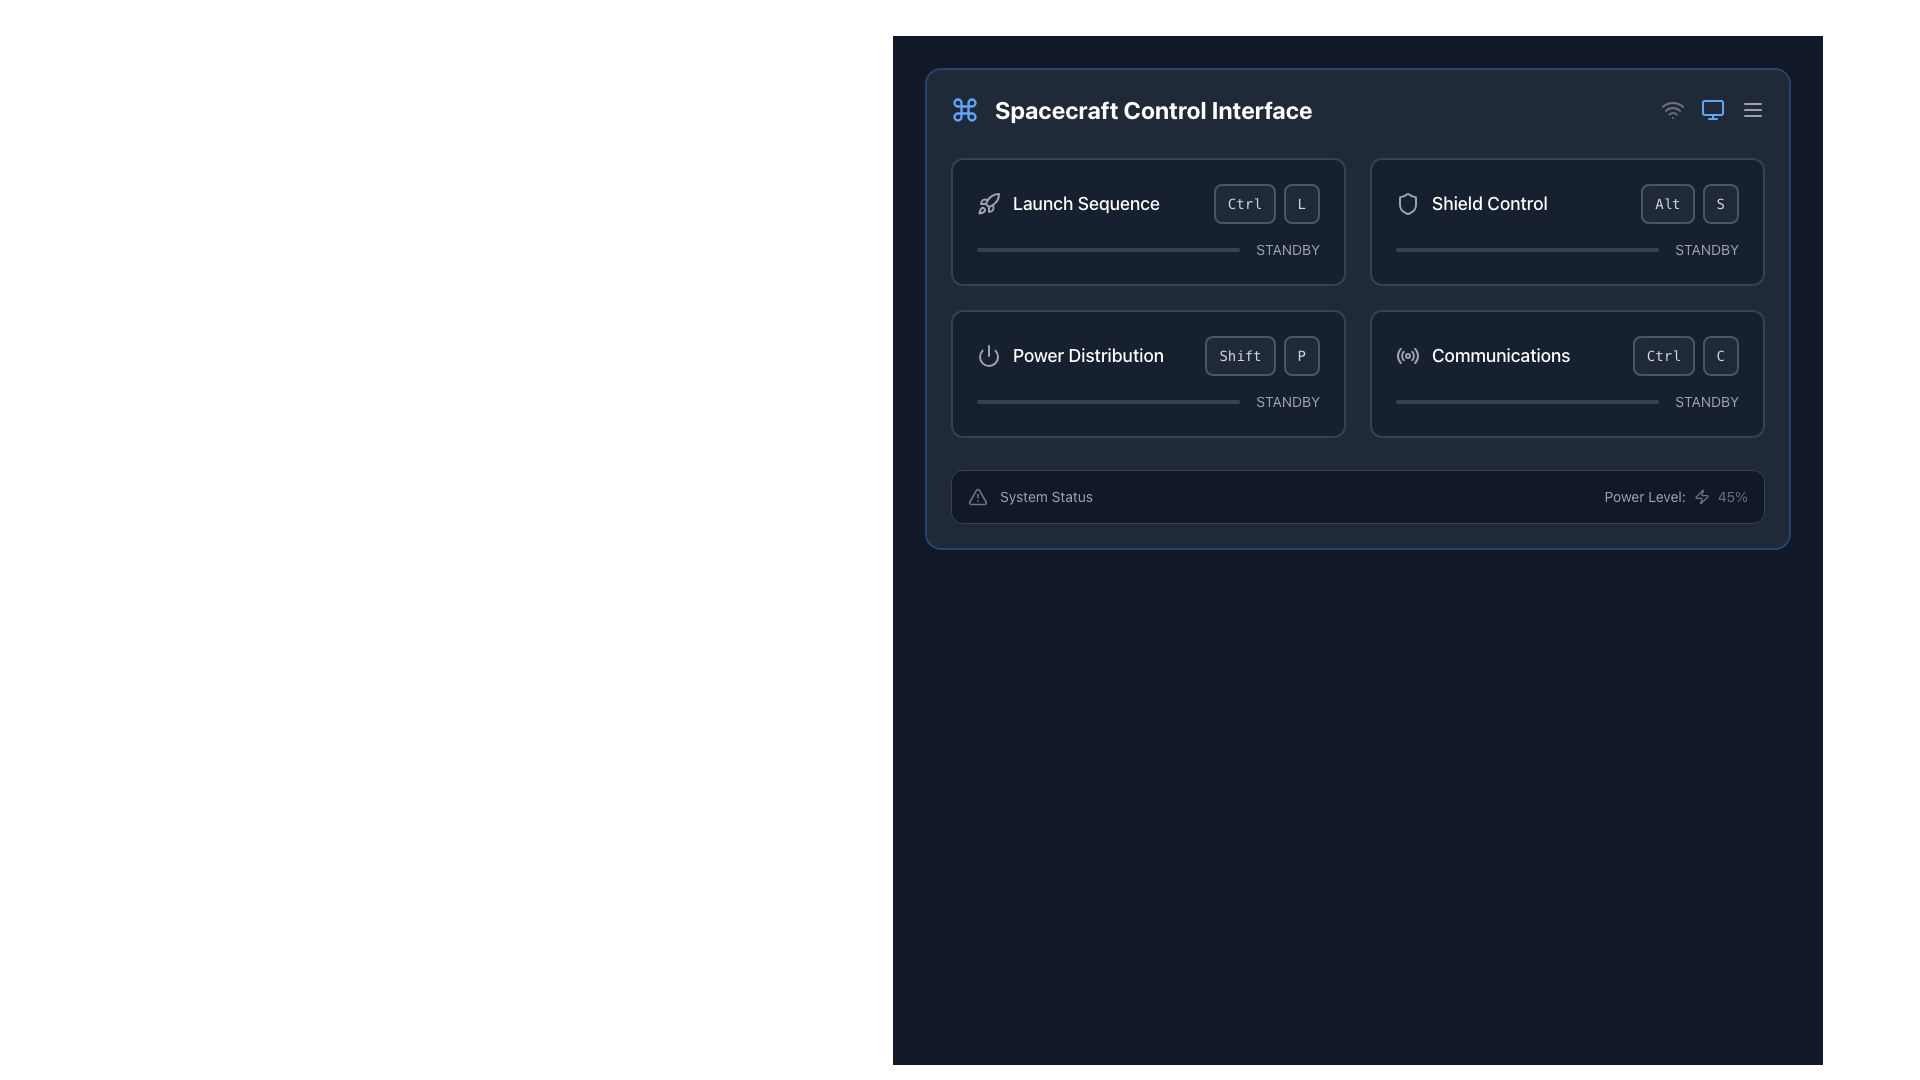 The width and height of the screenshot is (1920, 1080). I want to click on the rounded rectangular button labeled 'C' with a dark gray background and lighter gray border, located to the right of the 'Ctrl' button in the bottom right corner of the 'Communications' section, so click(1719, 354).